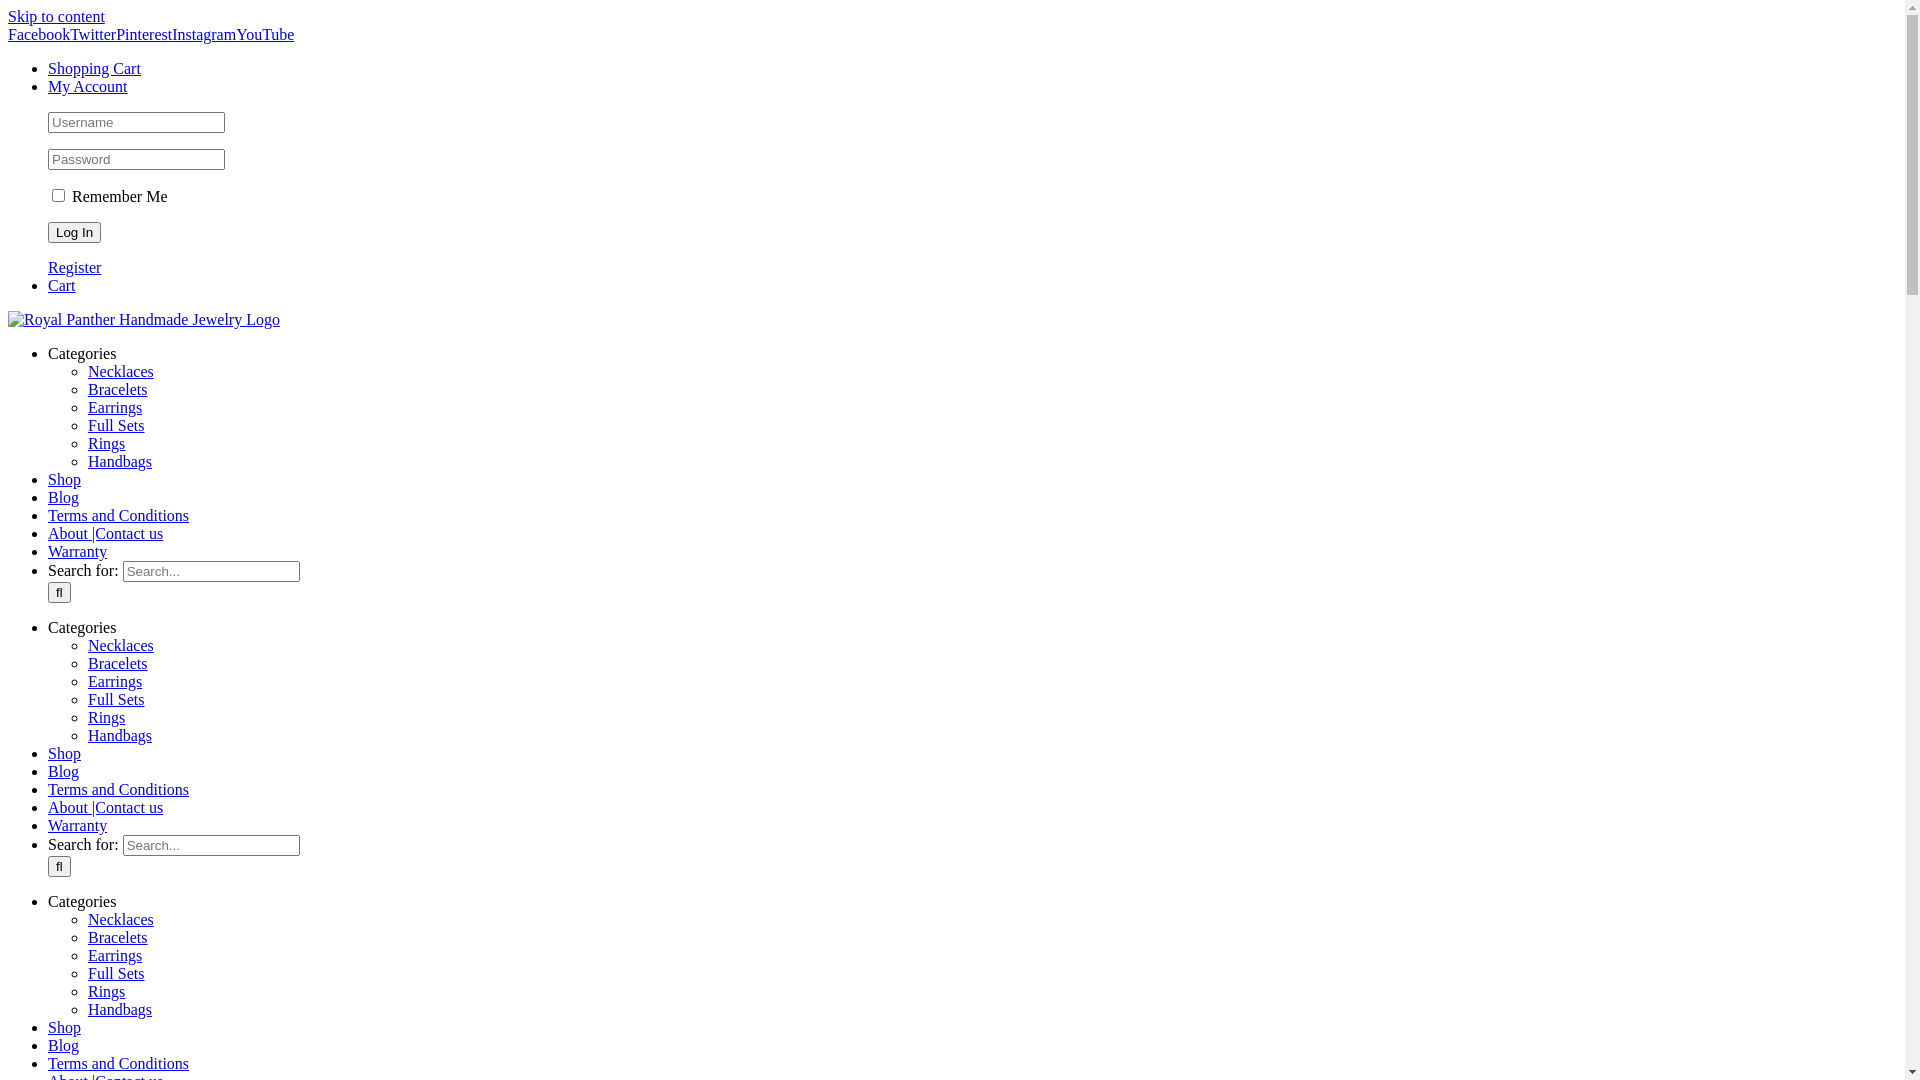 The image size is (1920, 1080). What do you see at coordinates (93, 67) in the screenshot?
I see `'Shopping Cart'` at bounding box center [93, 67].